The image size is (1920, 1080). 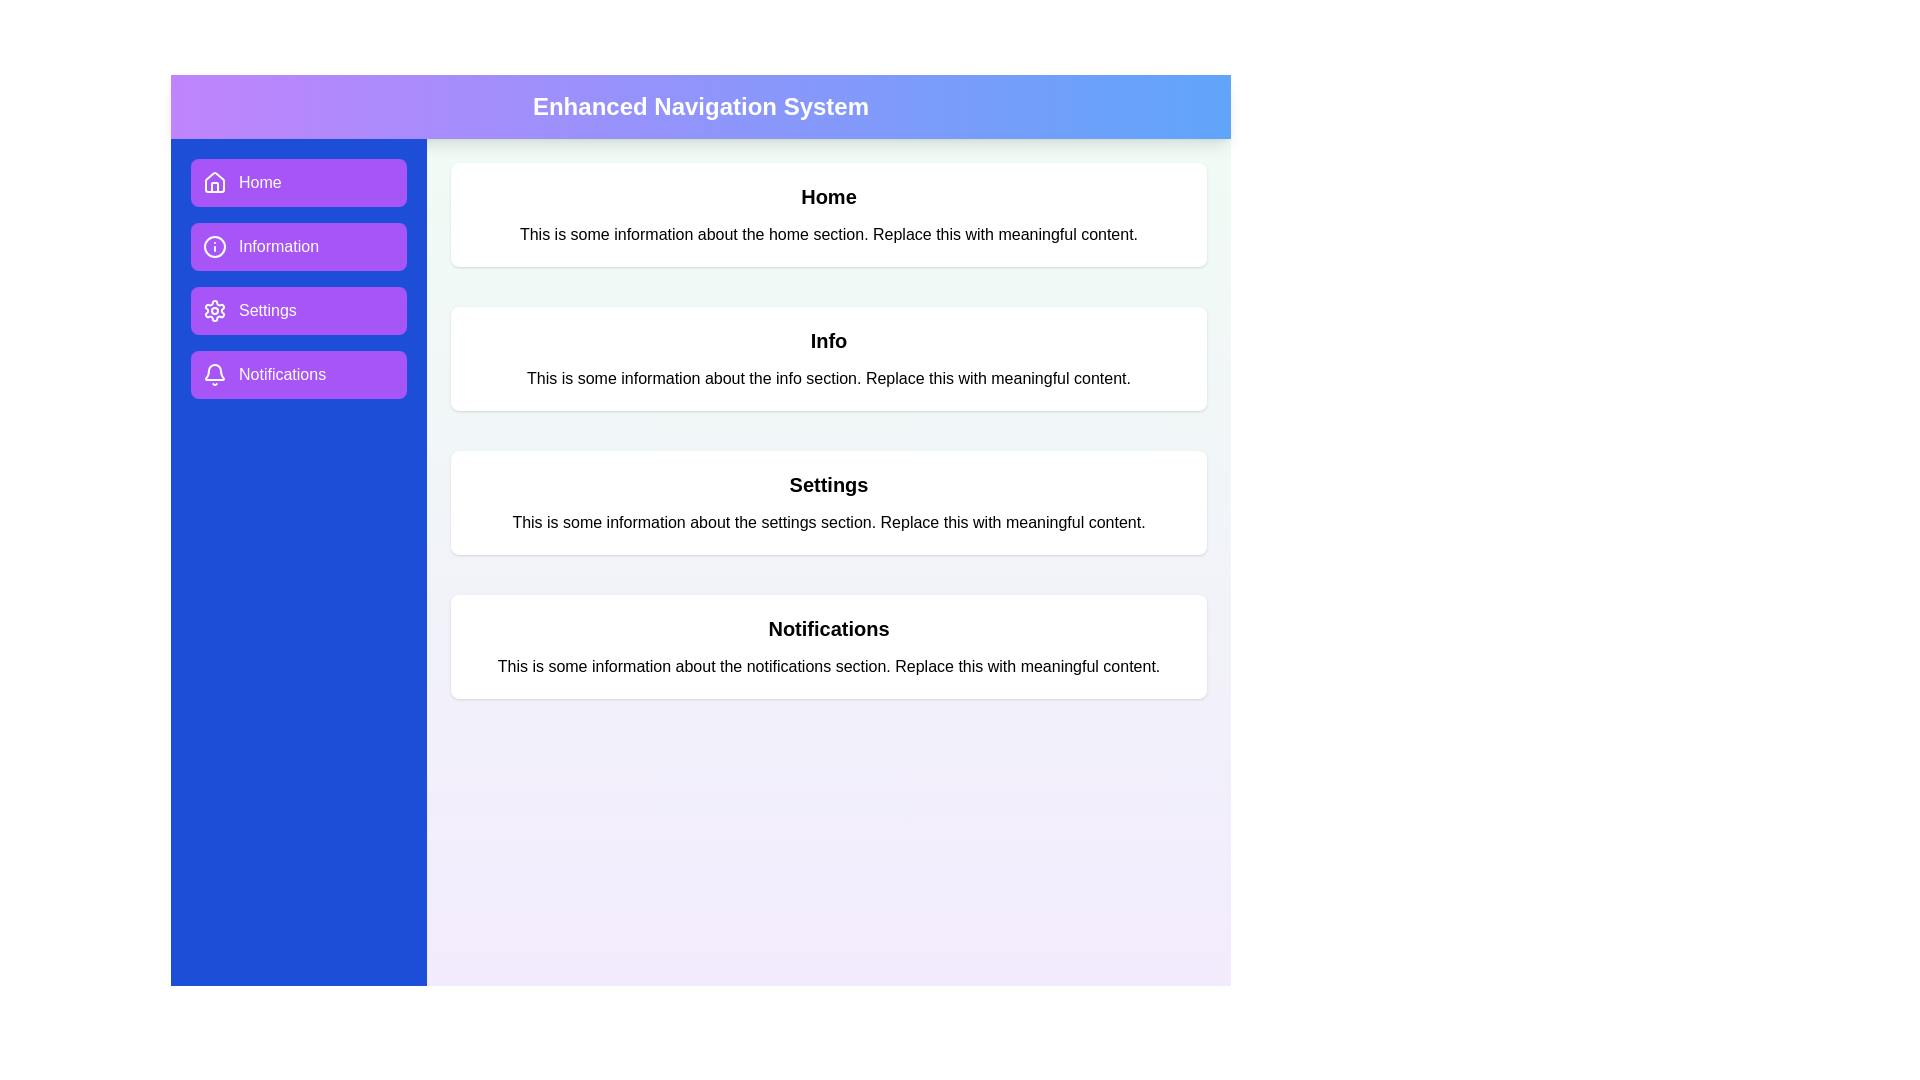 I want to click on the circular outline icon with a smooth white outline located within the 'Information' button in the sidebar, so click(x=215, y=245).